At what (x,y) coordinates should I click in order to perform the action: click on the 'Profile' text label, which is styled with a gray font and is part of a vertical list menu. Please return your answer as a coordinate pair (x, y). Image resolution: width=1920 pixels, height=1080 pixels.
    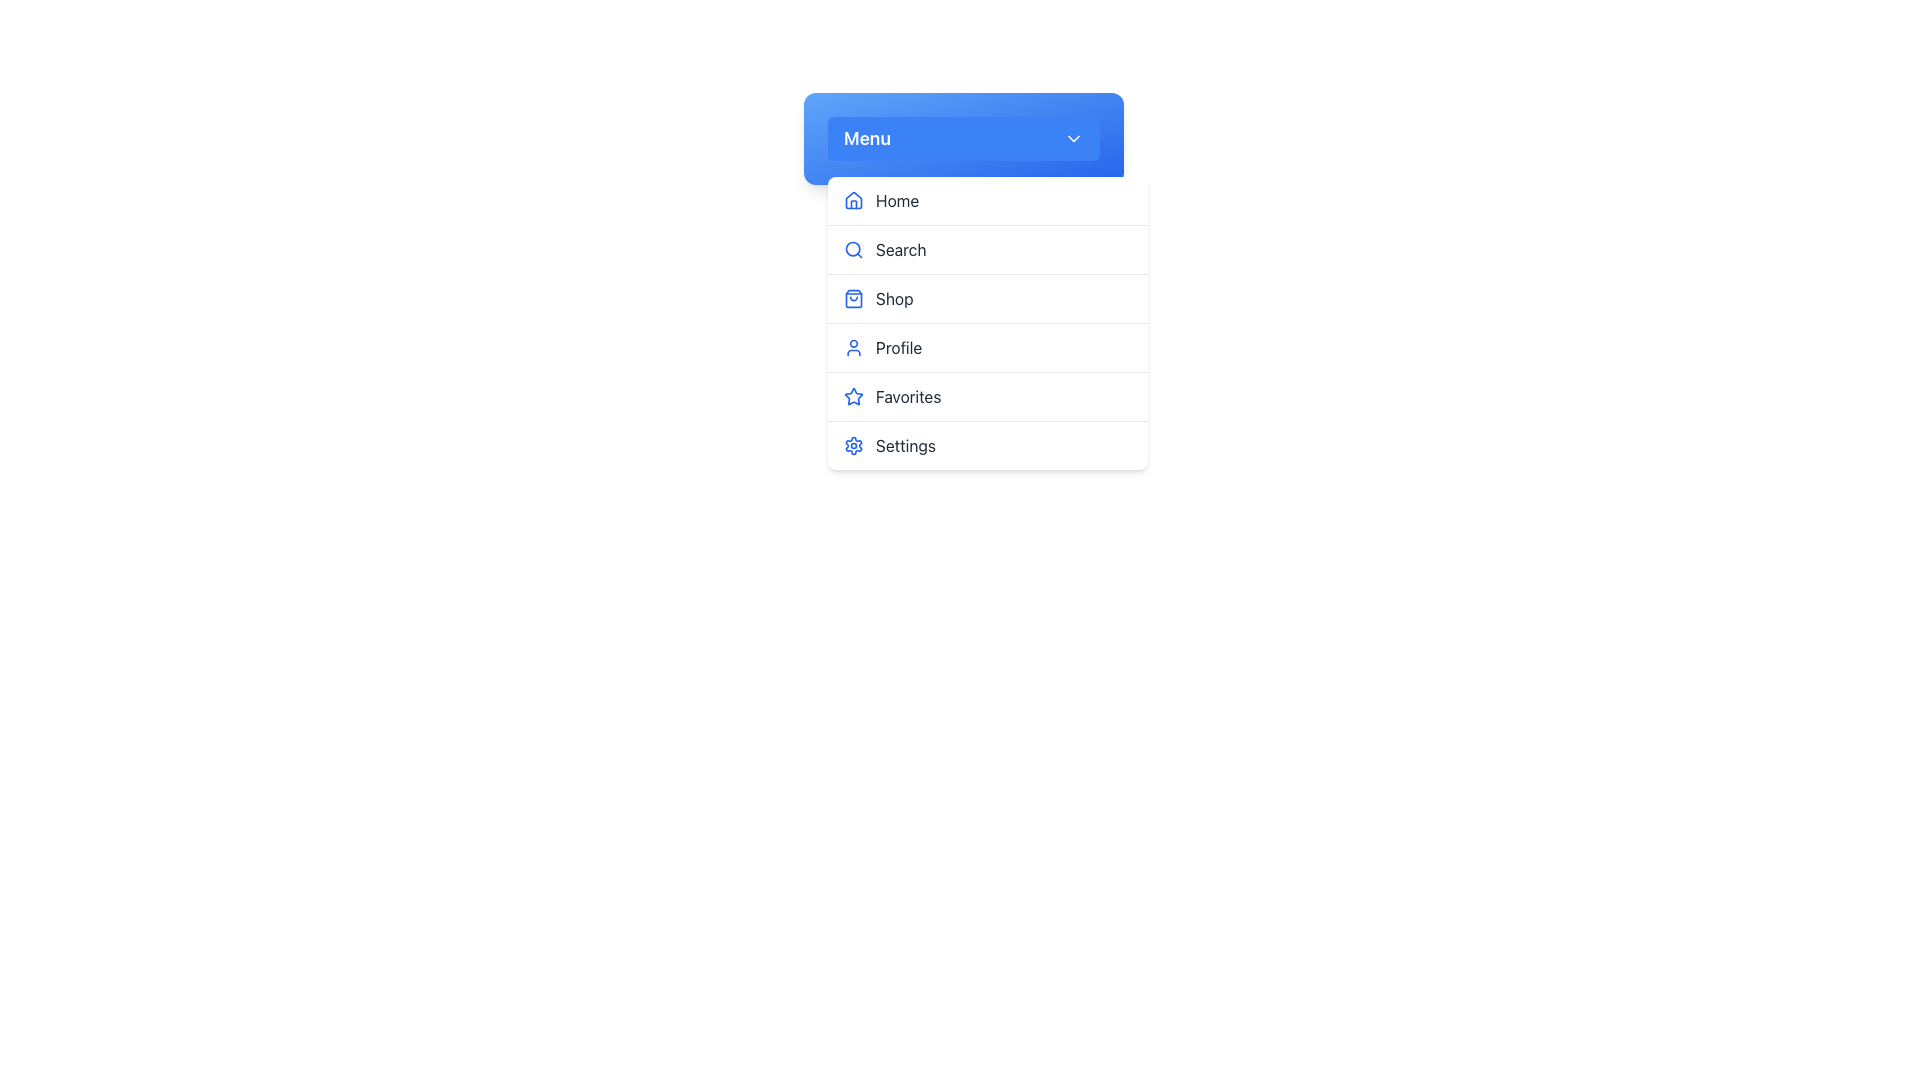
    Looking at the image, I should click on (898, 346).